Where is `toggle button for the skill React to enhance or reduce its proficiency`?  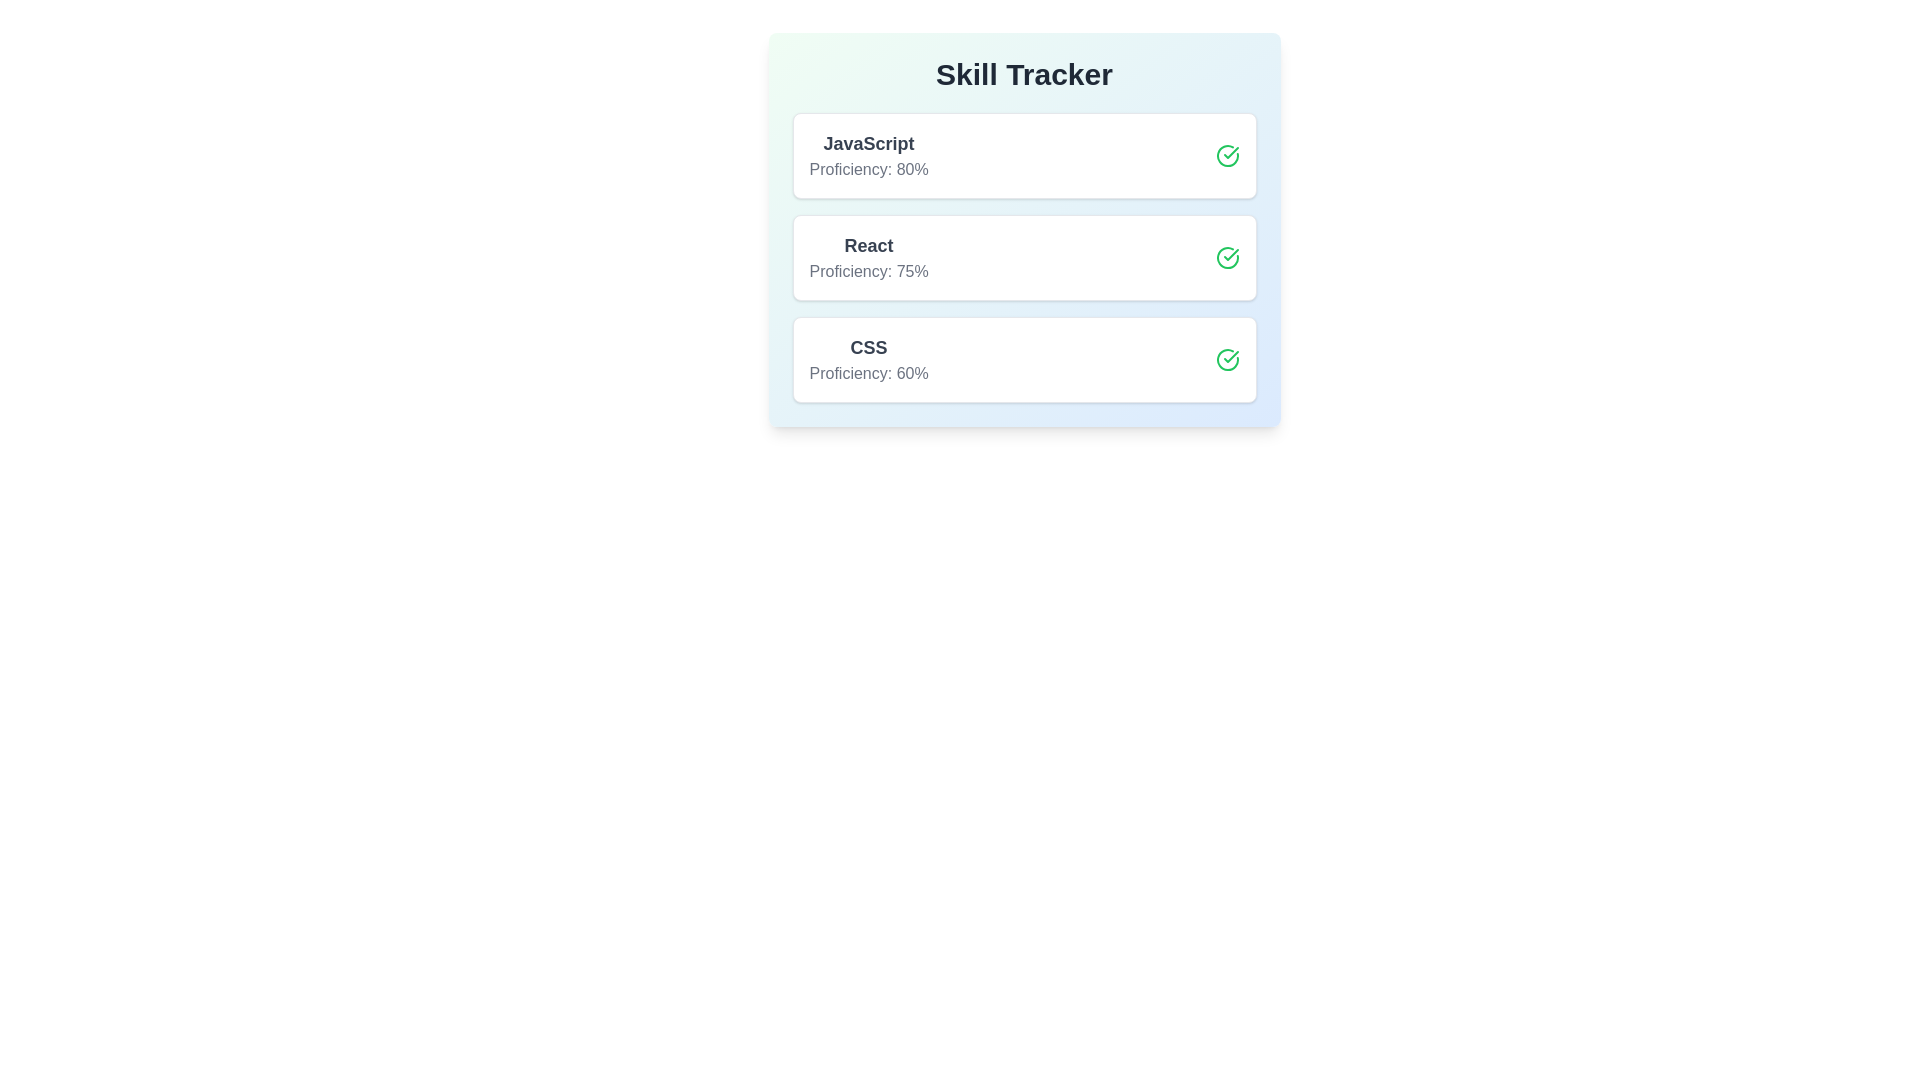
toggle button for the skill React to enhance or reduce its proficiency is located at coordinates (1226, 257).